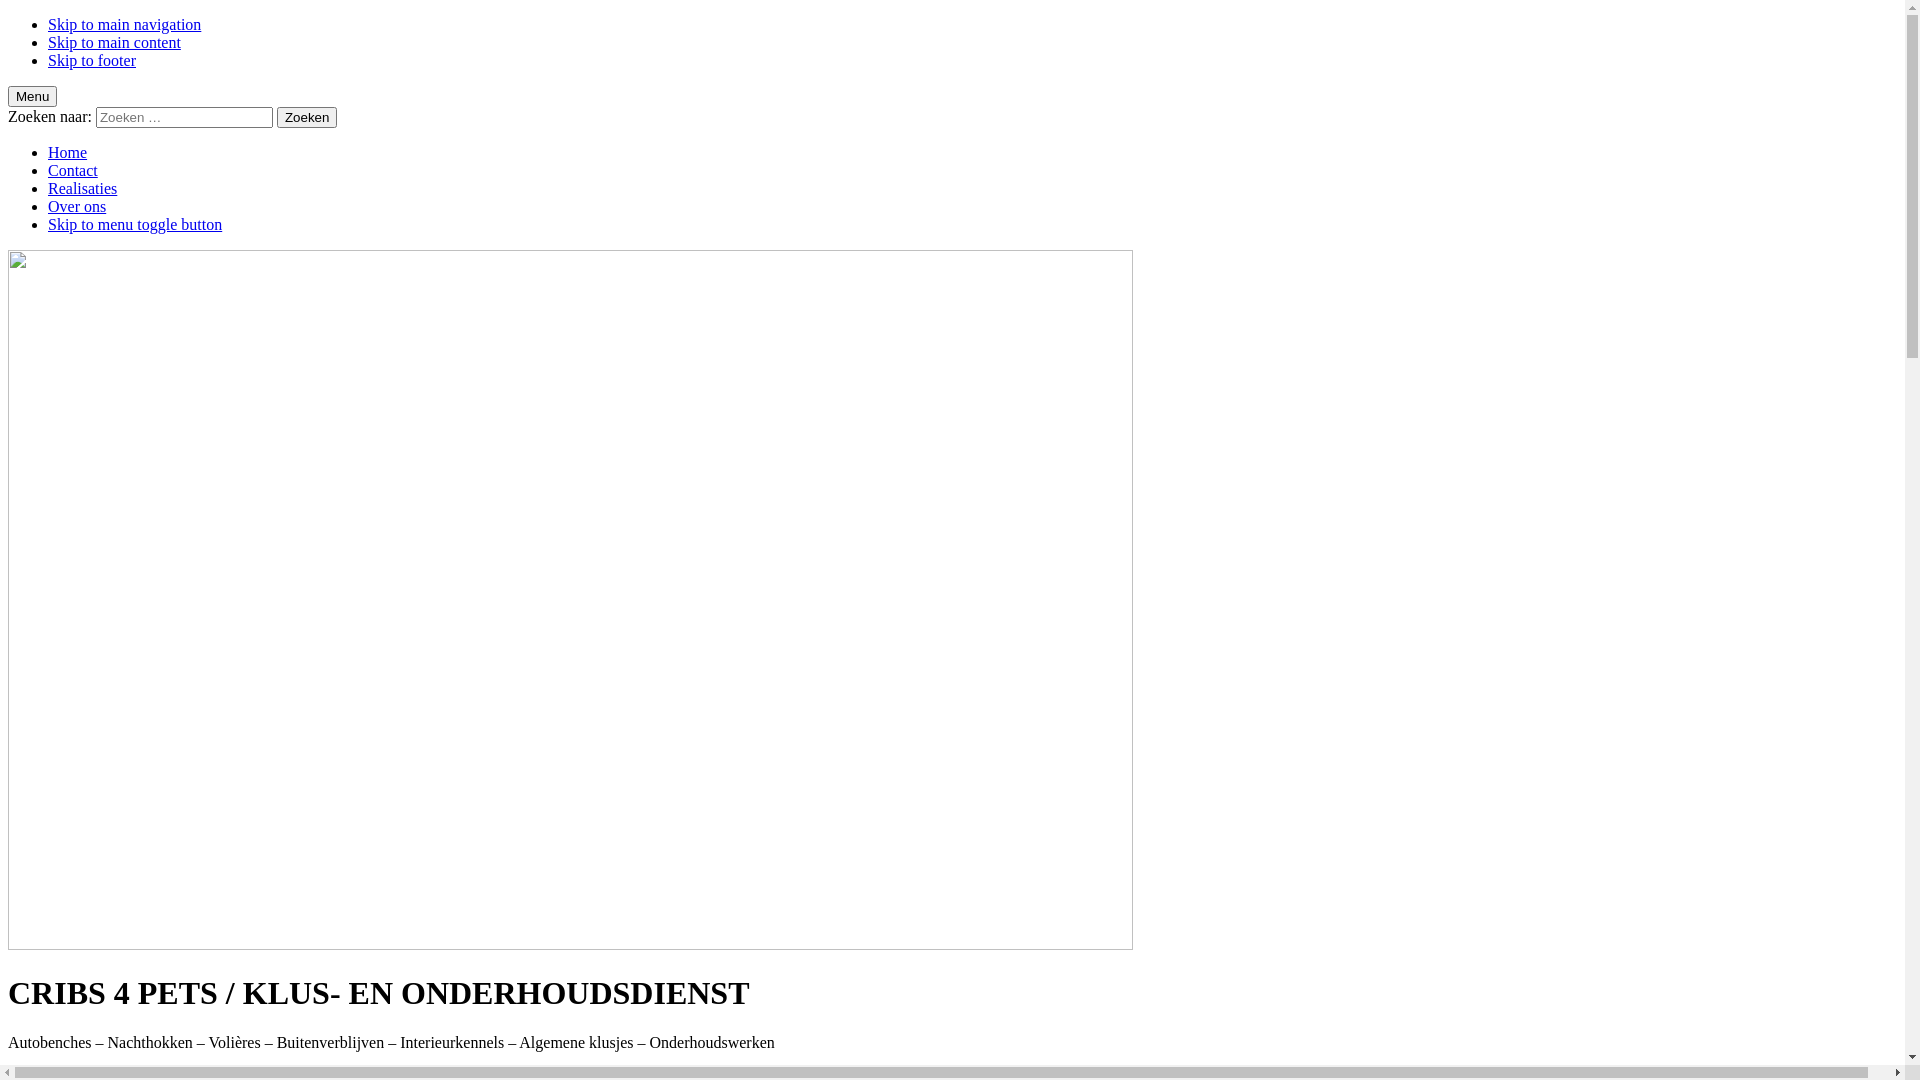  What do you see at coordinates (123, 24) in the screenshot?
I see `'Skip to main navigation'` at bounding box center [123, 24].